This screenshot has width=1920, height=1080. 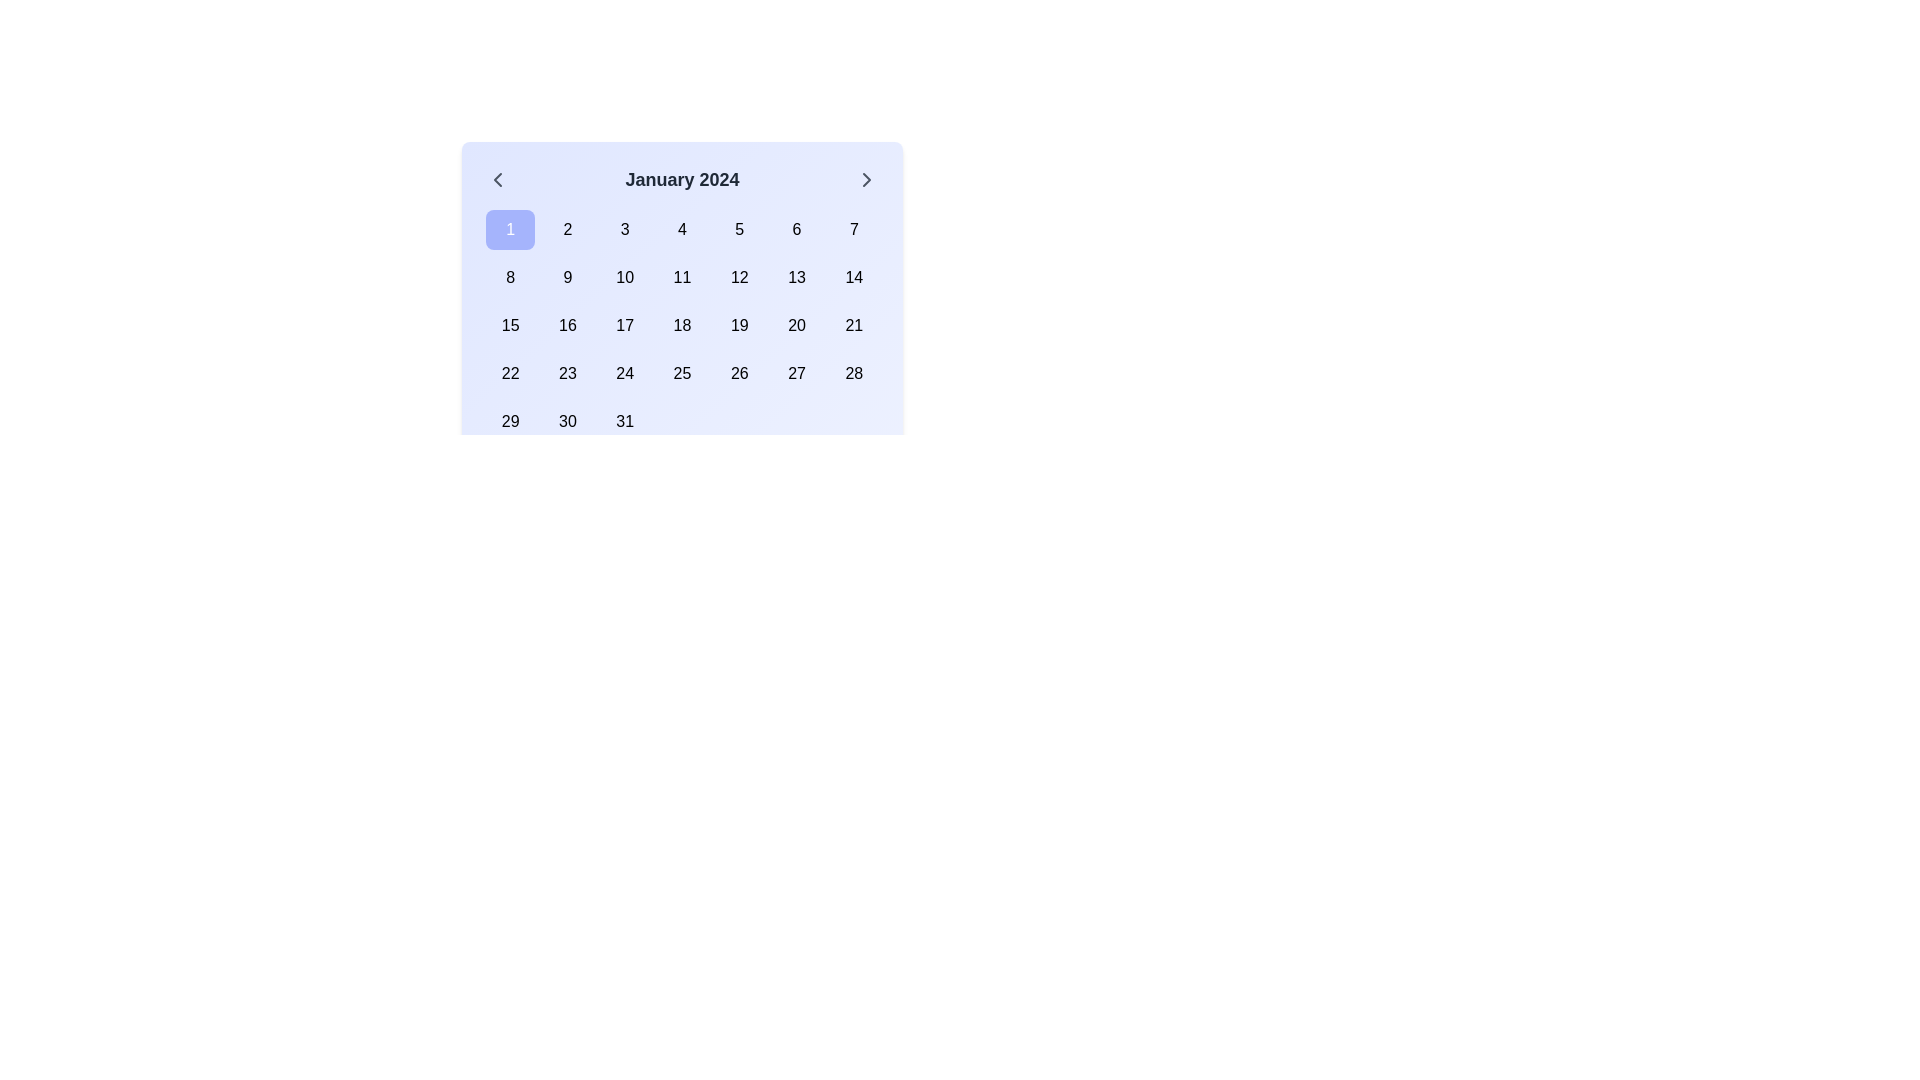 I want to click on the left-pointing chevron button with a thin gray outline located at the far left of the header bar in the January 2024 calendar interface, so click(x=498, y=180).